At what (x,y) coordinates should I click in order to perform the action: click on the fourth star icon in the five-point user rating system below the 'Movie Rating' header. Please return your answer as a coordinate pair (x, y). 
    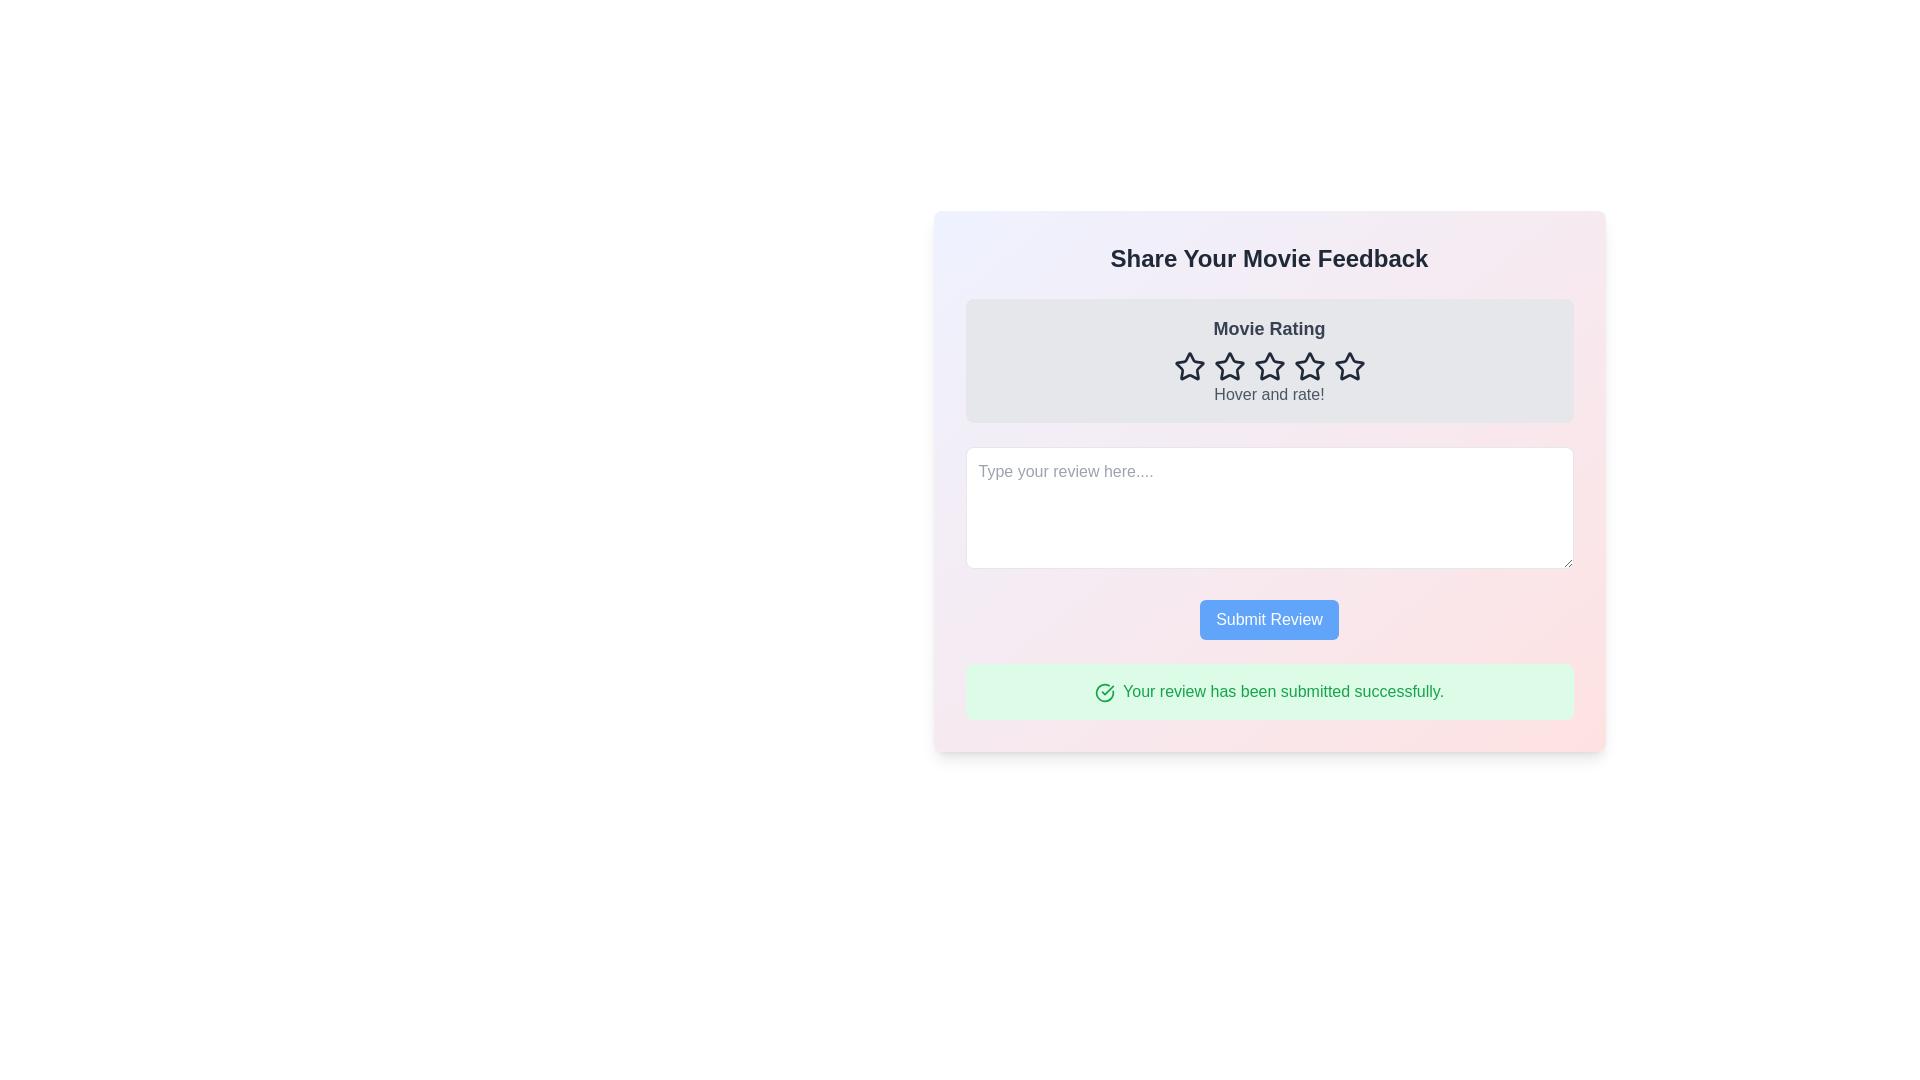
    Looking at the image, I should click on (1309, 366).